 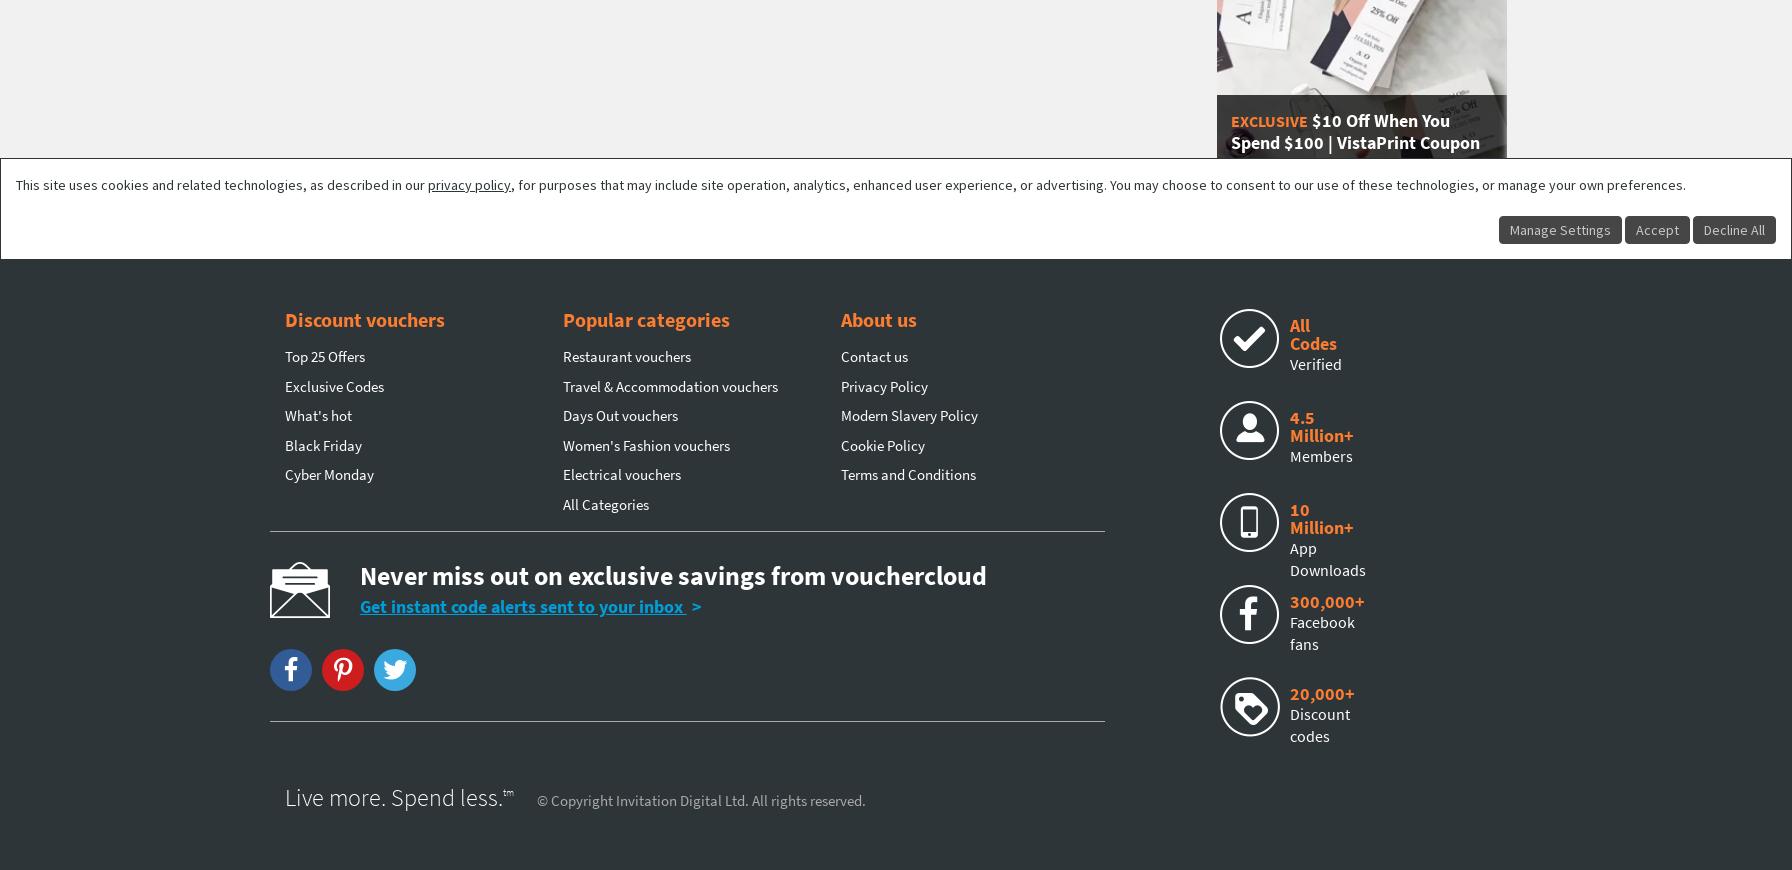 I want to click on 'Travel & Accommodation vouchers', so click(x=670, y=385).